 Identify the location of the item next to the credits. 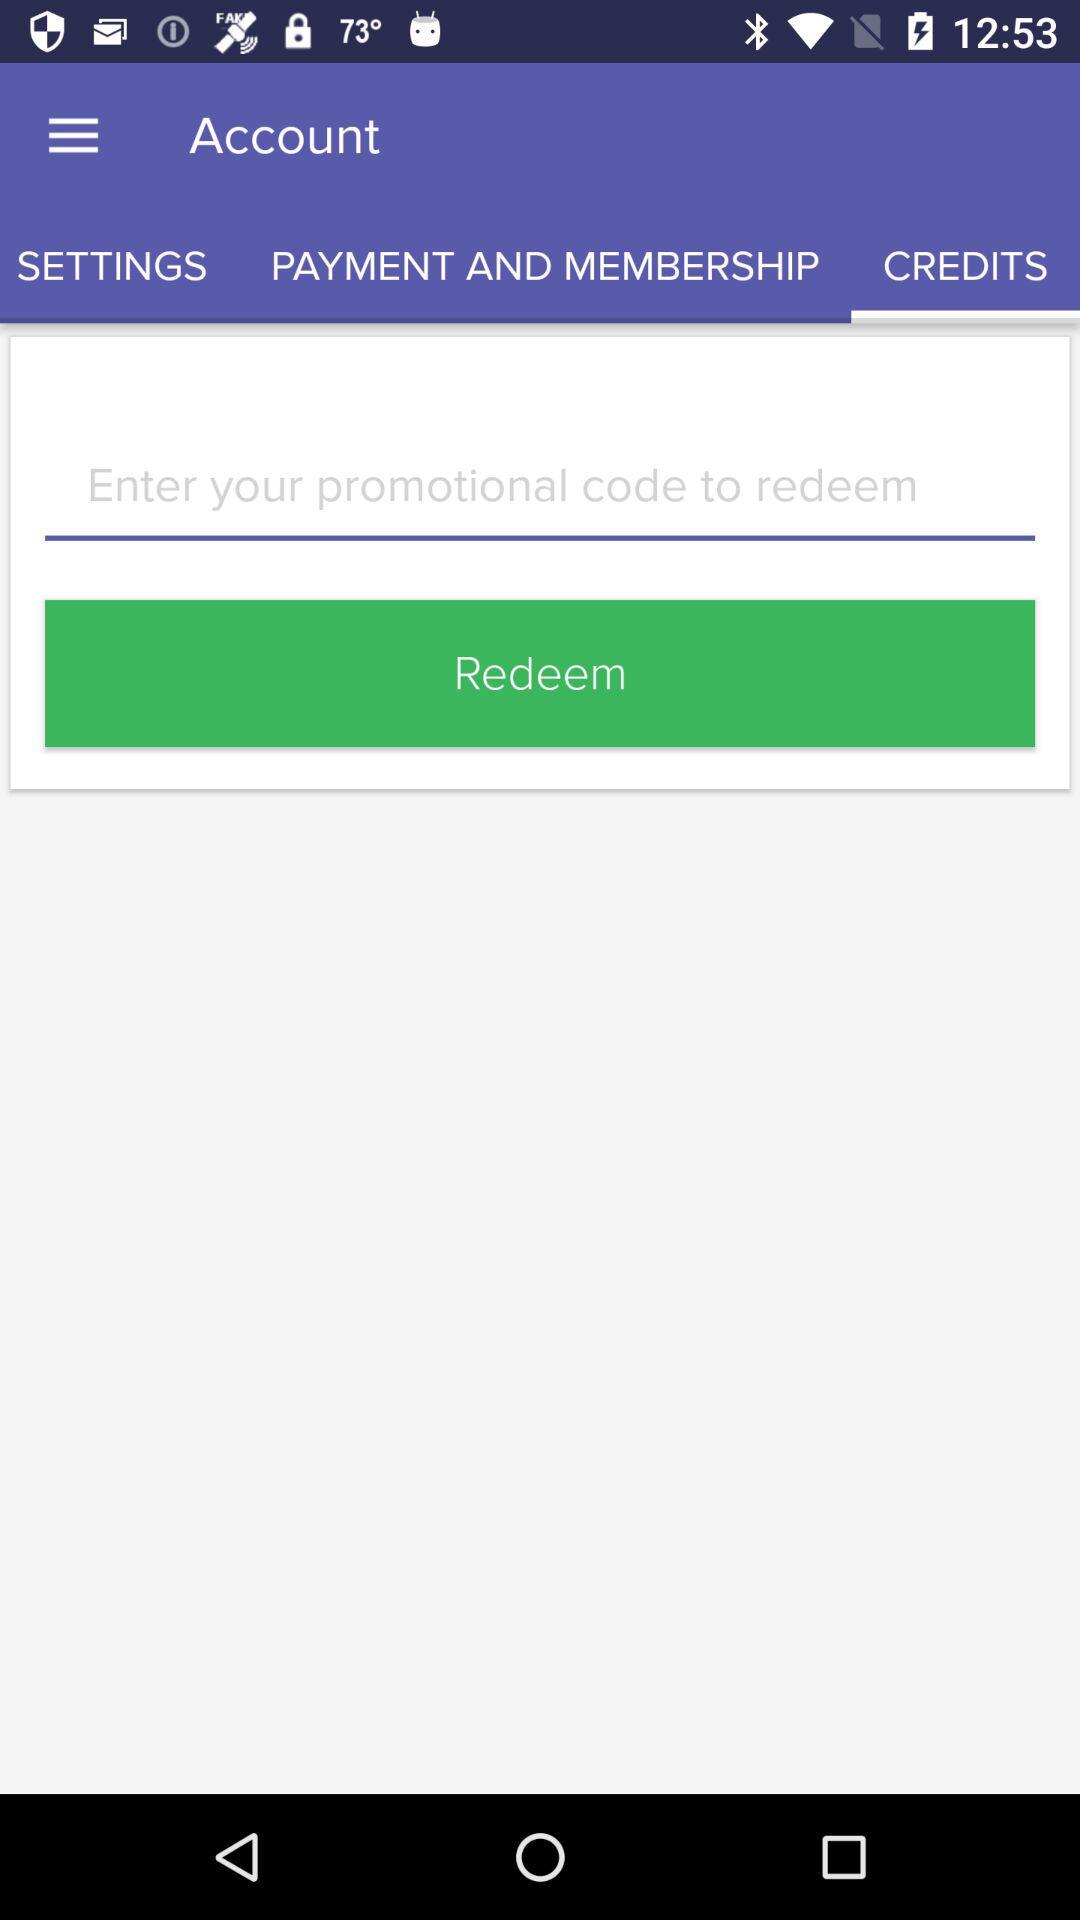
(545, 265).